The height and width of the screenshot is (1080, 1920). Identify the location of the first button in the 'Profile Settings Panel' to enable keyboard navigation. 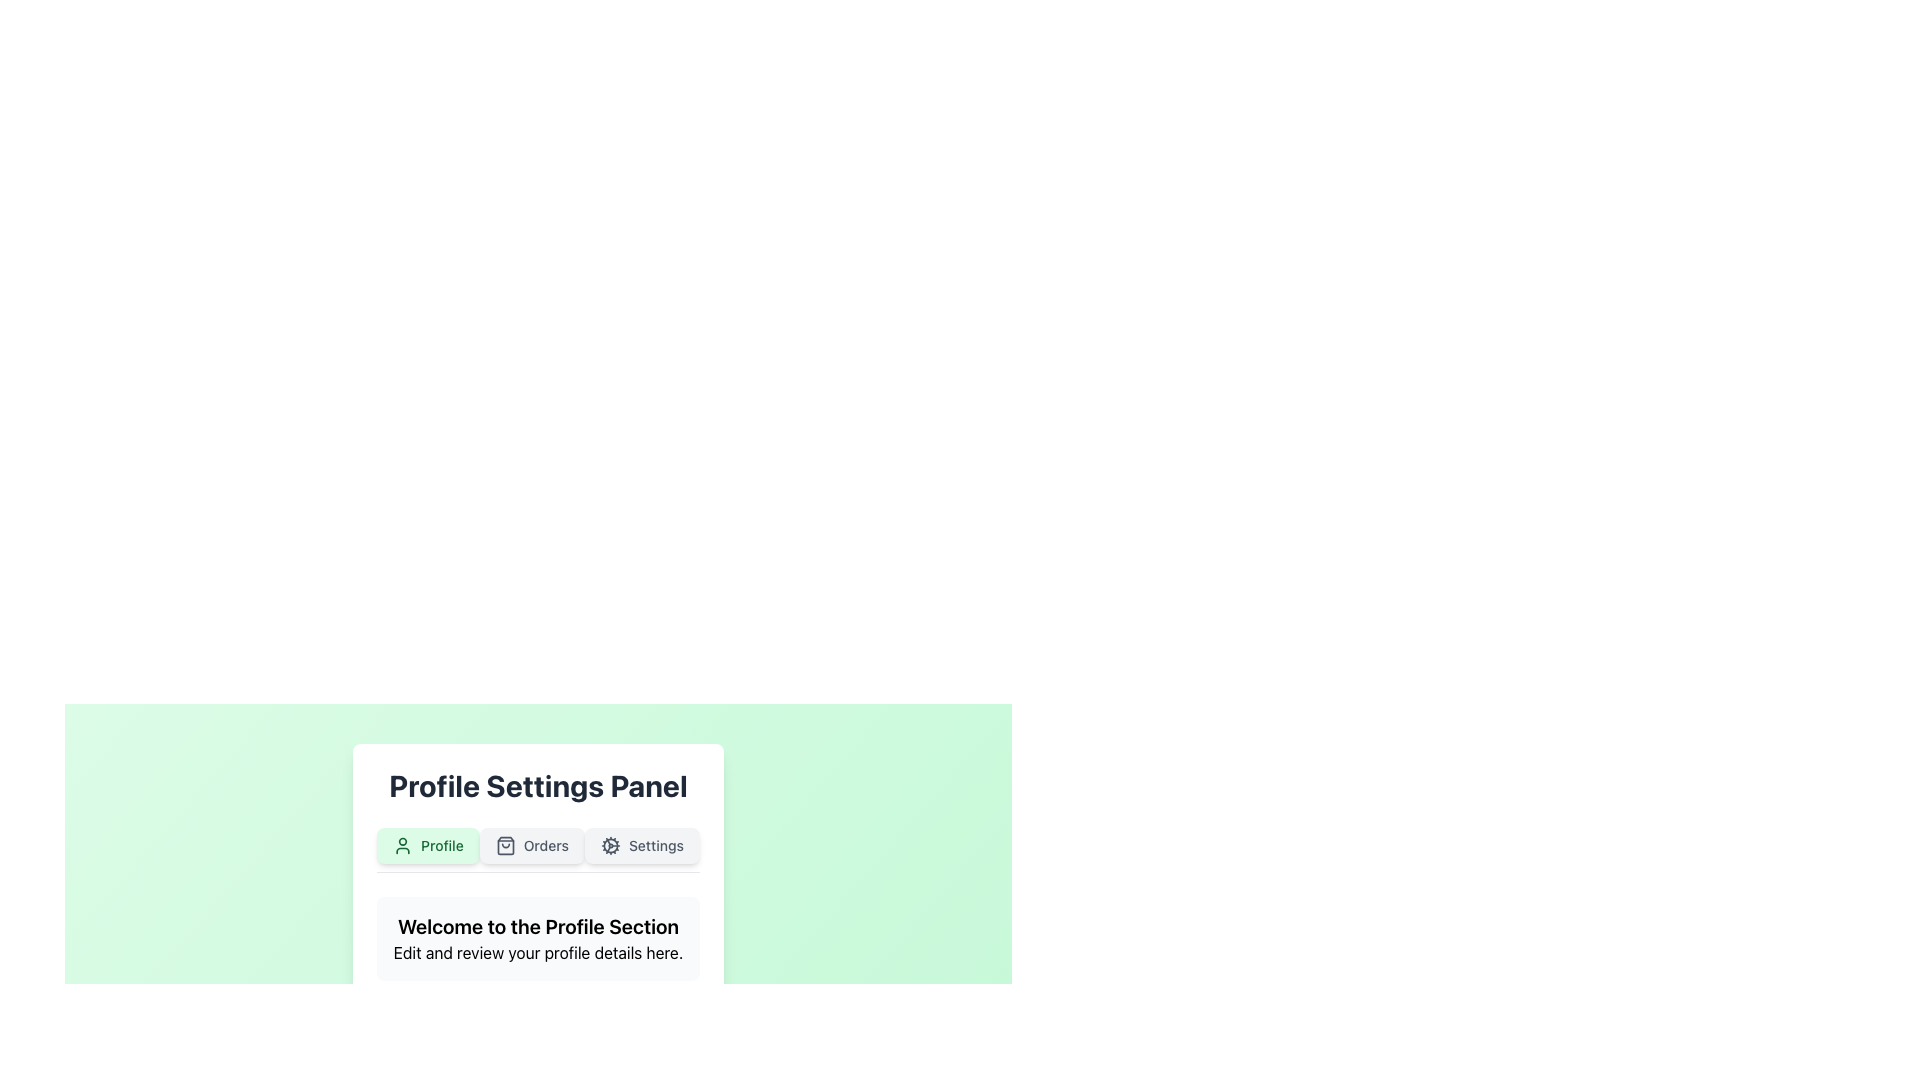
(427, 845).